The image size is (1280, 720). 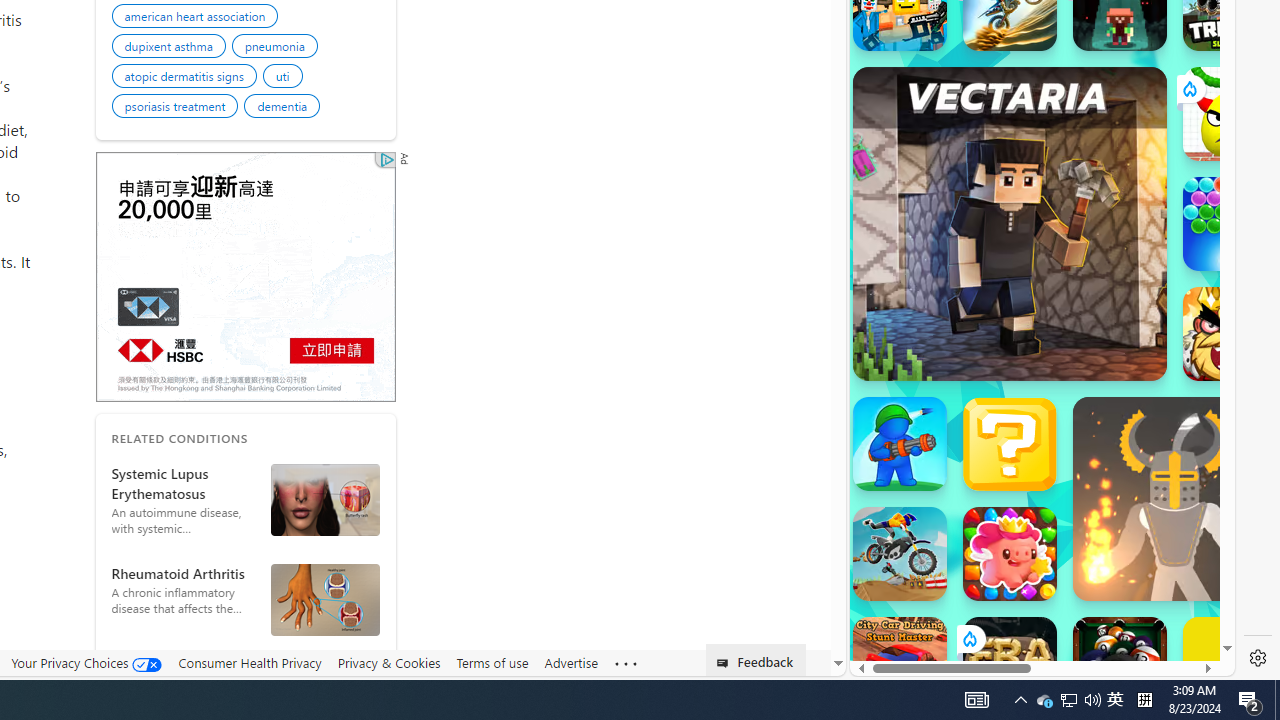 I want to click on 'poki.com', so click(x=1092, y=337).